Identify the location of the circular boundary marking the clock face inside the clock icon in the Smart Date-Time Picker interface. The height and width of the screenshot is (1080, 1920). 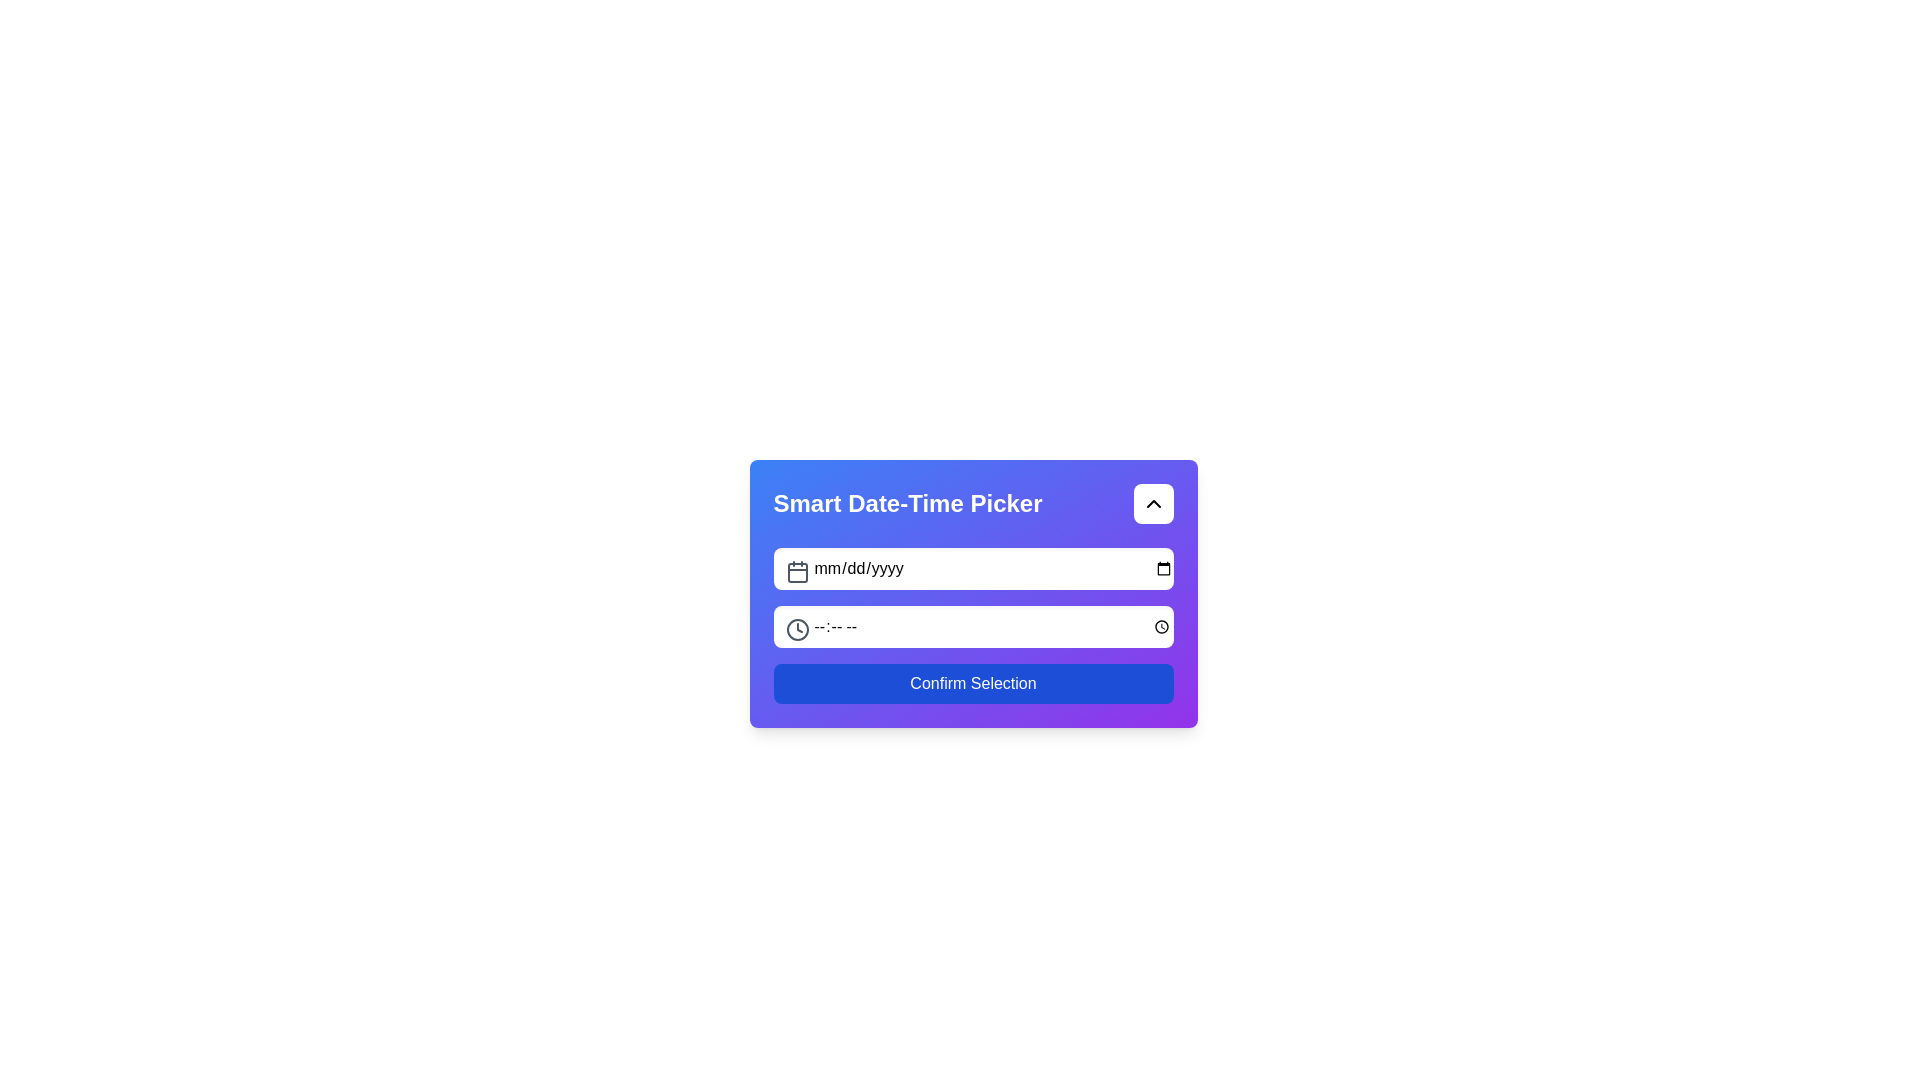
(796, 628).